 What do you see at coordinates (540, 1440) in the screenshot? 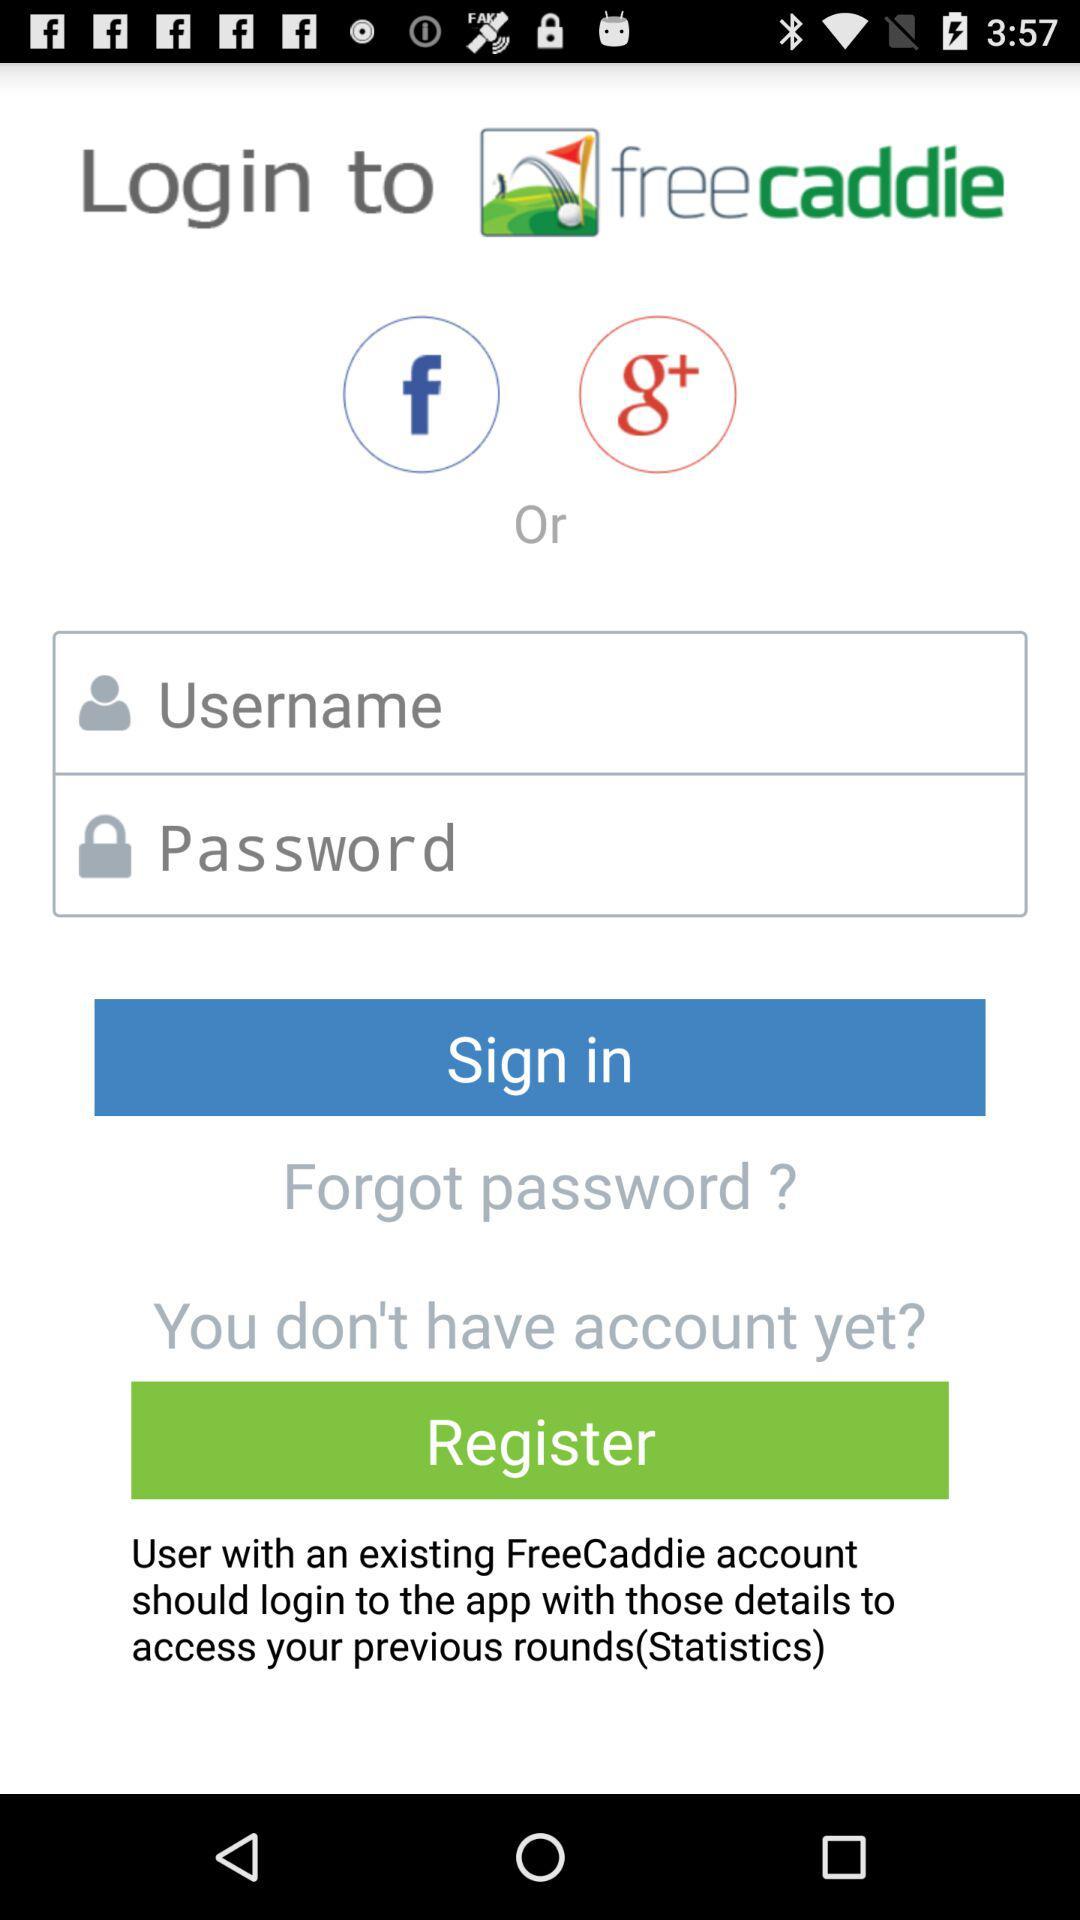
I see `the item above the user with an item` at bounding box center [540, 1440].